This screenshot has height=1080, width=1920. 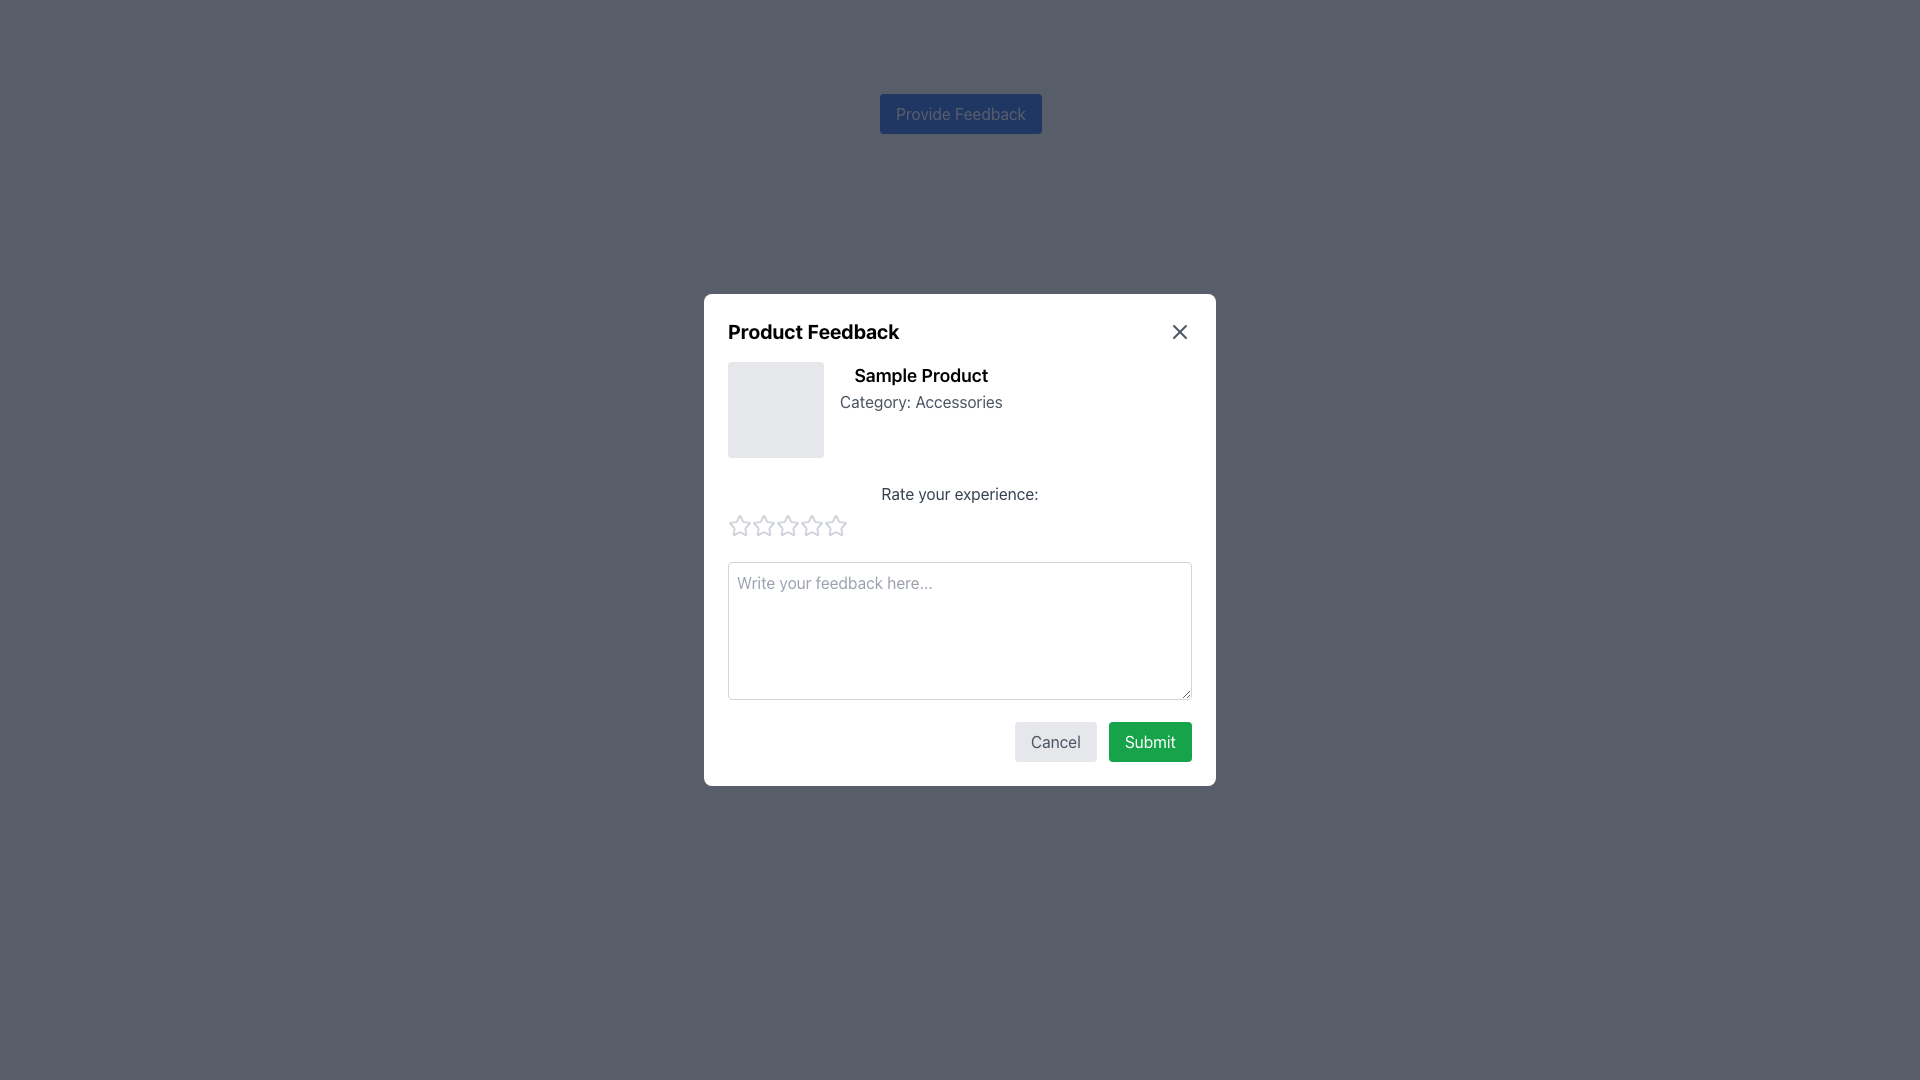 I want to click on the first star in the interactive rating star icon sequence, so click(x=762, y=524).